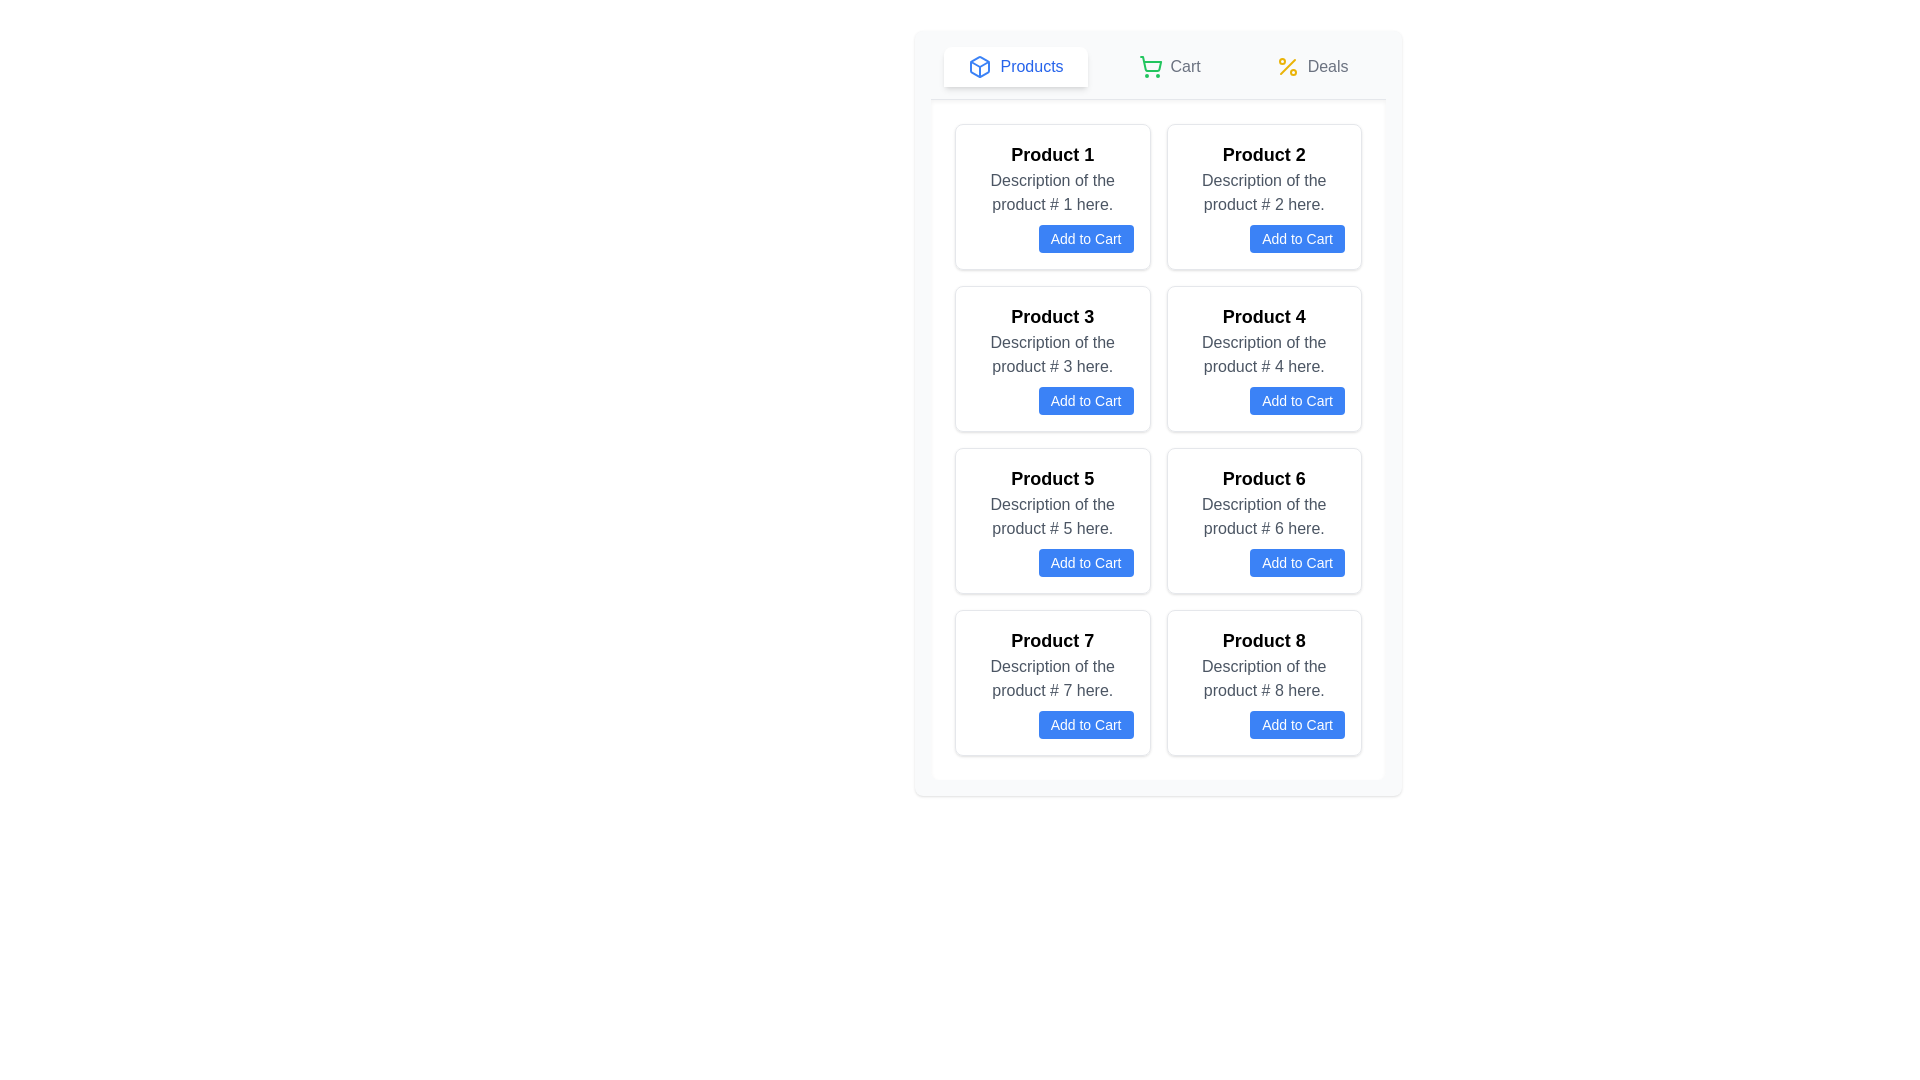 This screenshot has width=1920, height=1080. Describe the element at coordinates (1051, 640) in the screenshot. I see `the title text element of Product 7 located at the top-center of the lower-left card in the grid layout` at that location.